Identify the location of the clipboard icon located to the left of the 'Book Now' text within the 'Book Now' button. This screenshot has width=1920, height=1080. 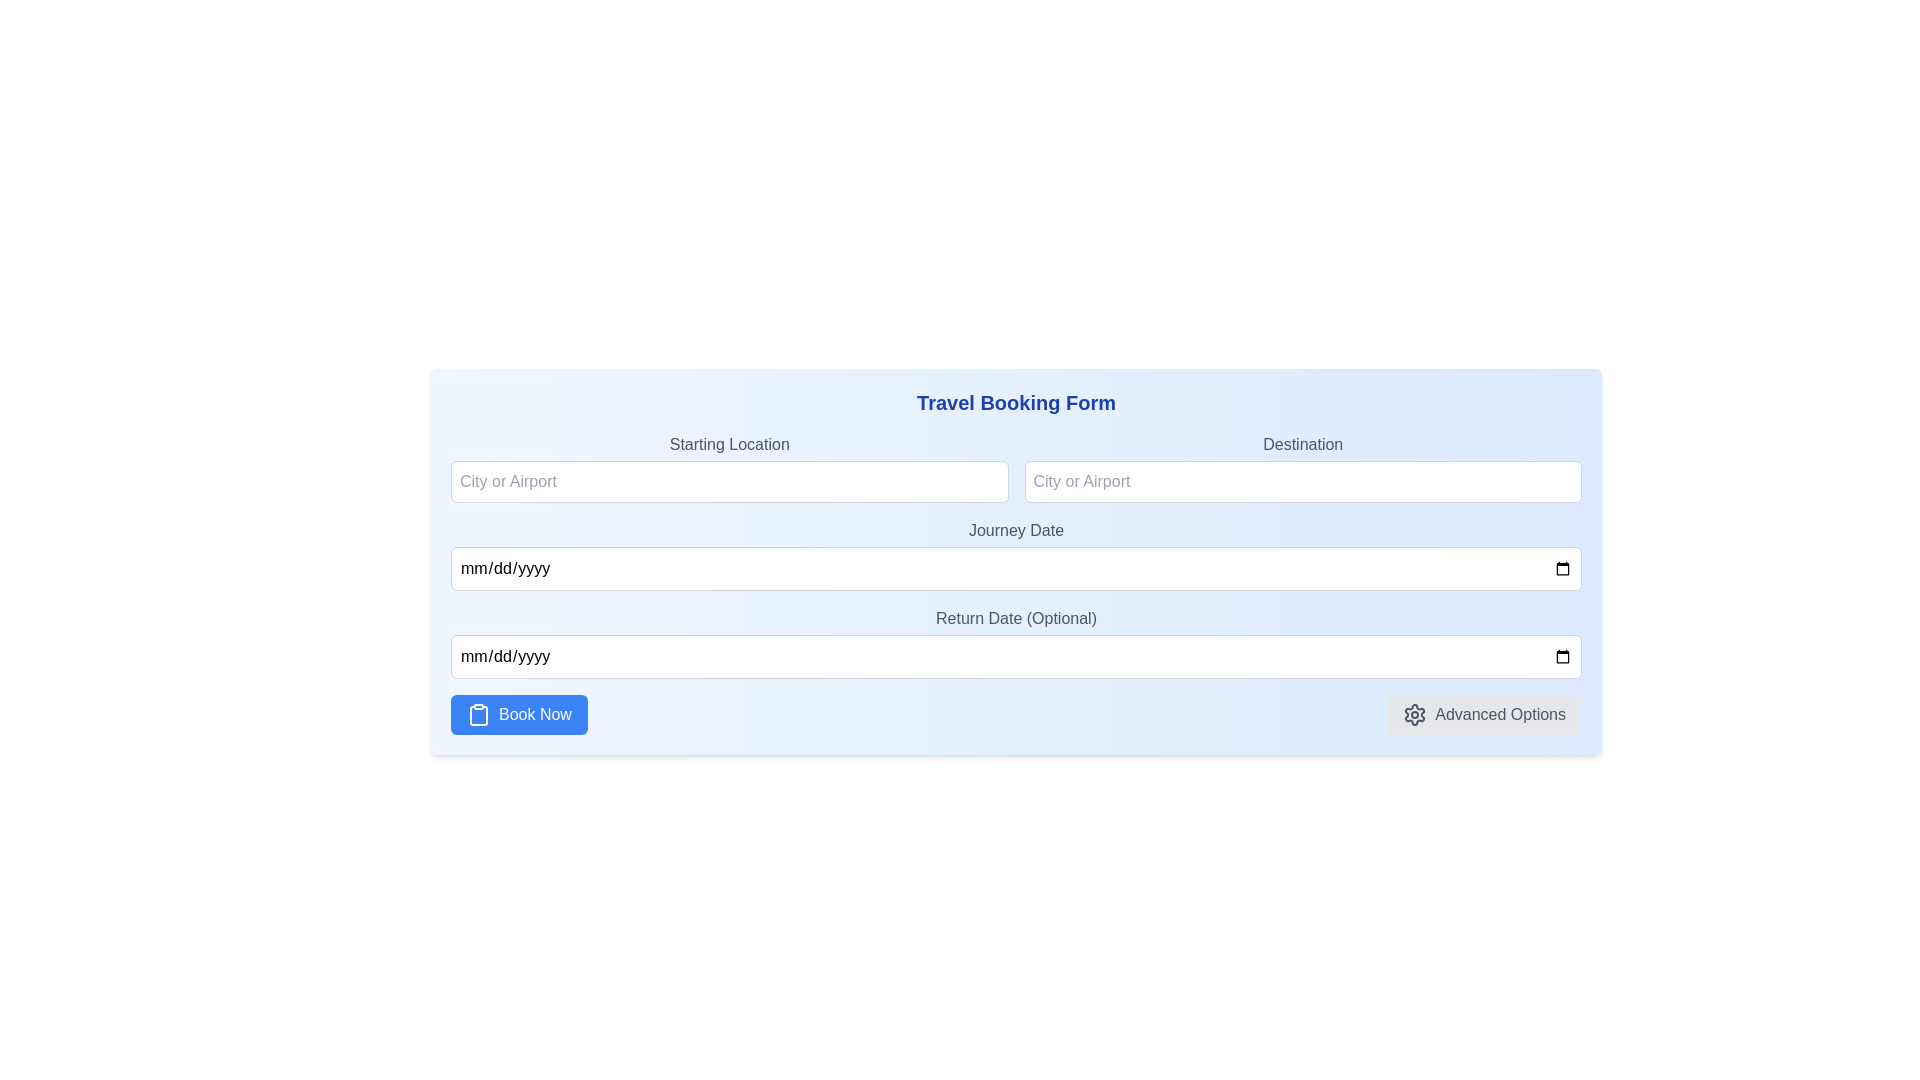
(478, 713).